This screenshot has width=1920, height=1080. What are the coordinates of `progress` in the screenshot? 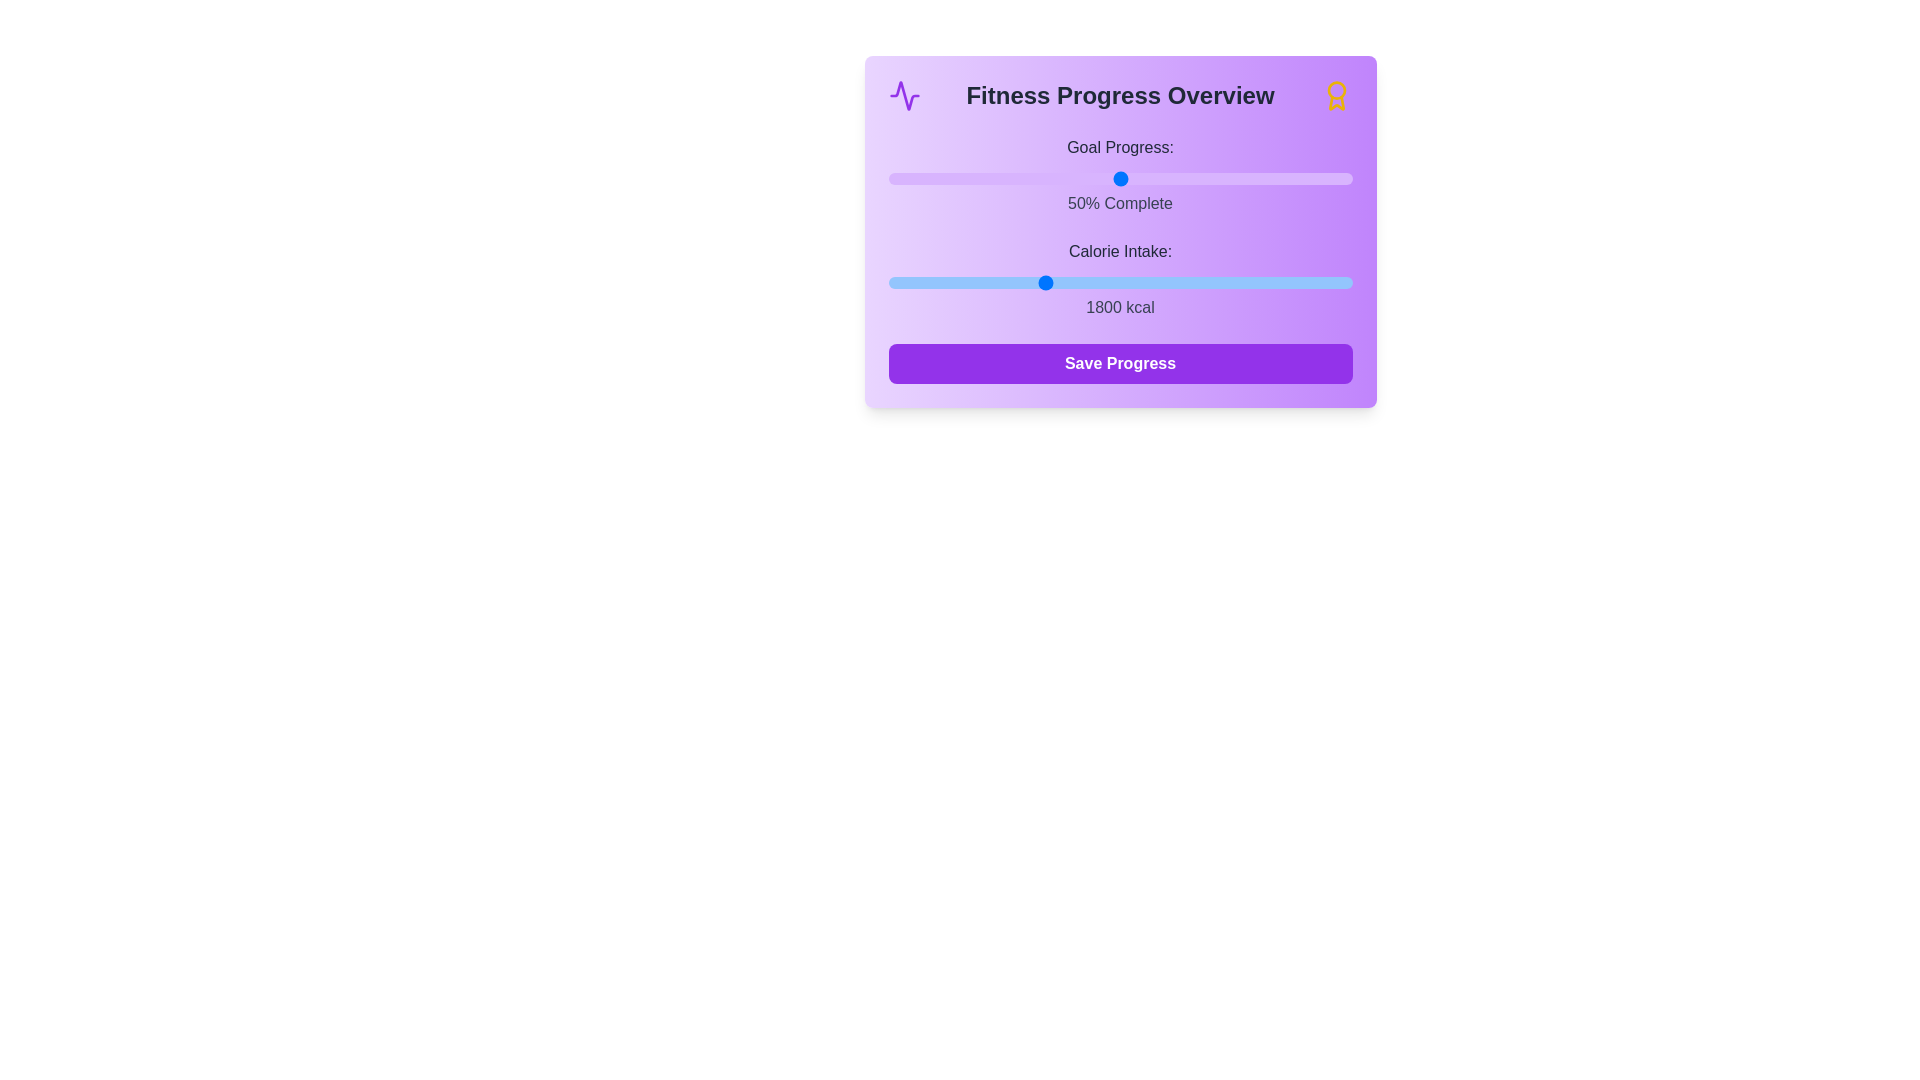 It's located at (1277, 177).